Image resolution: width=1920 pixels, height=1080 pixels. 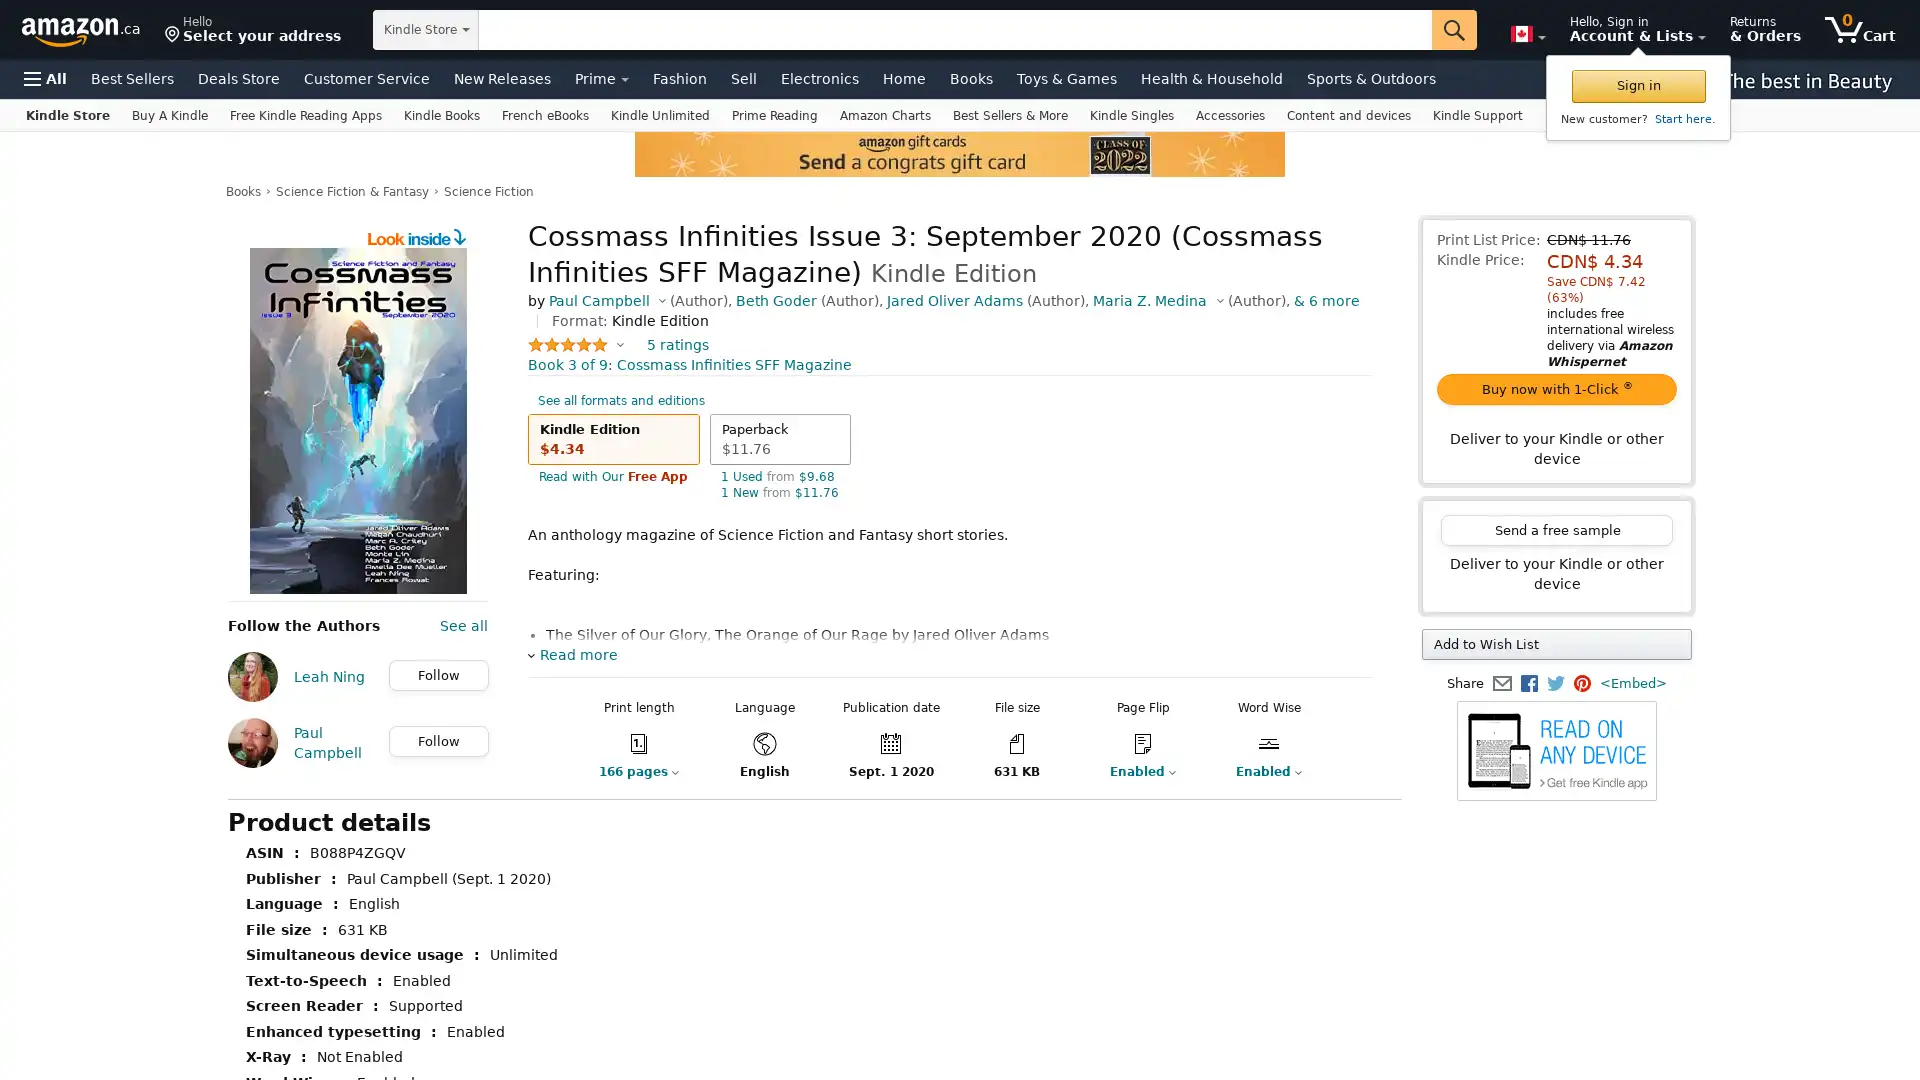 I want to click on Enabled, so click(x=1267, y=770).